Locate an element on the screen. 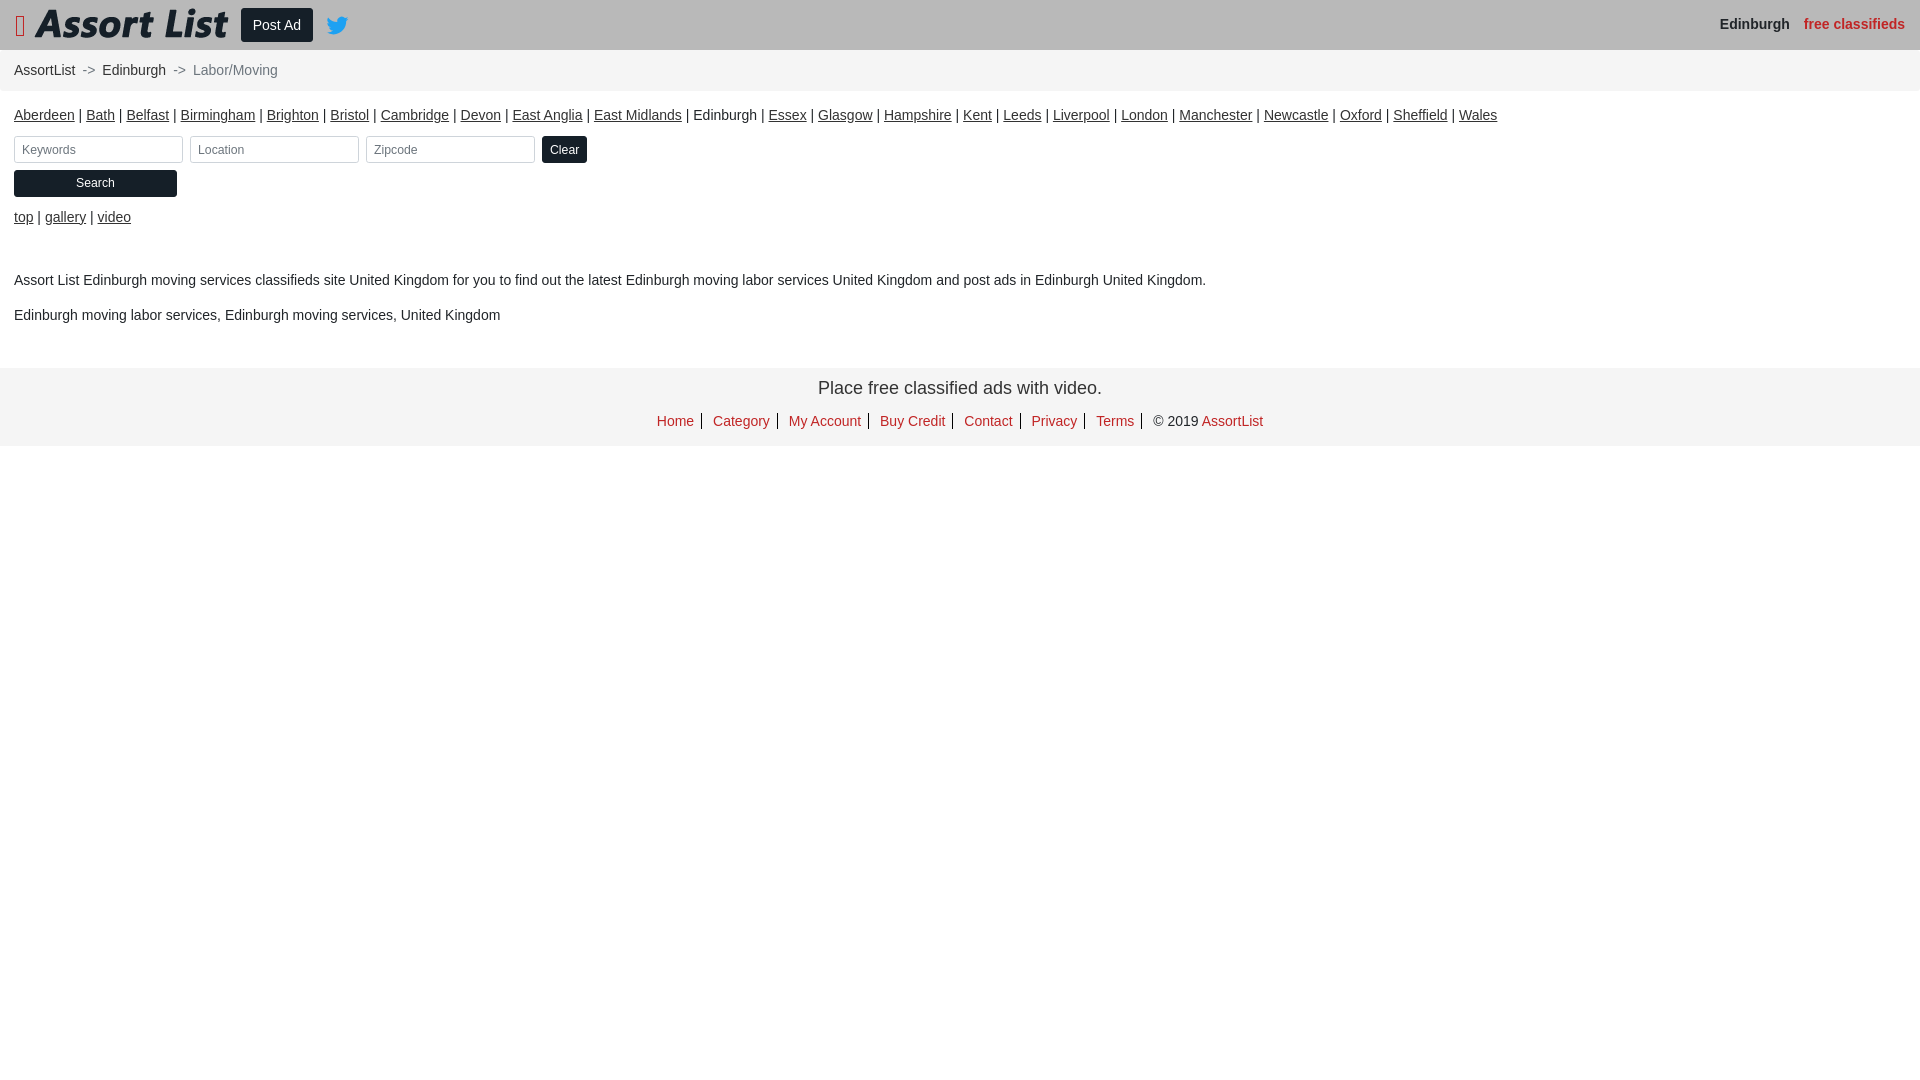 This screenshot has height=1080, width=1920. 'Sheffield' is located at coordinates (1419, 115).